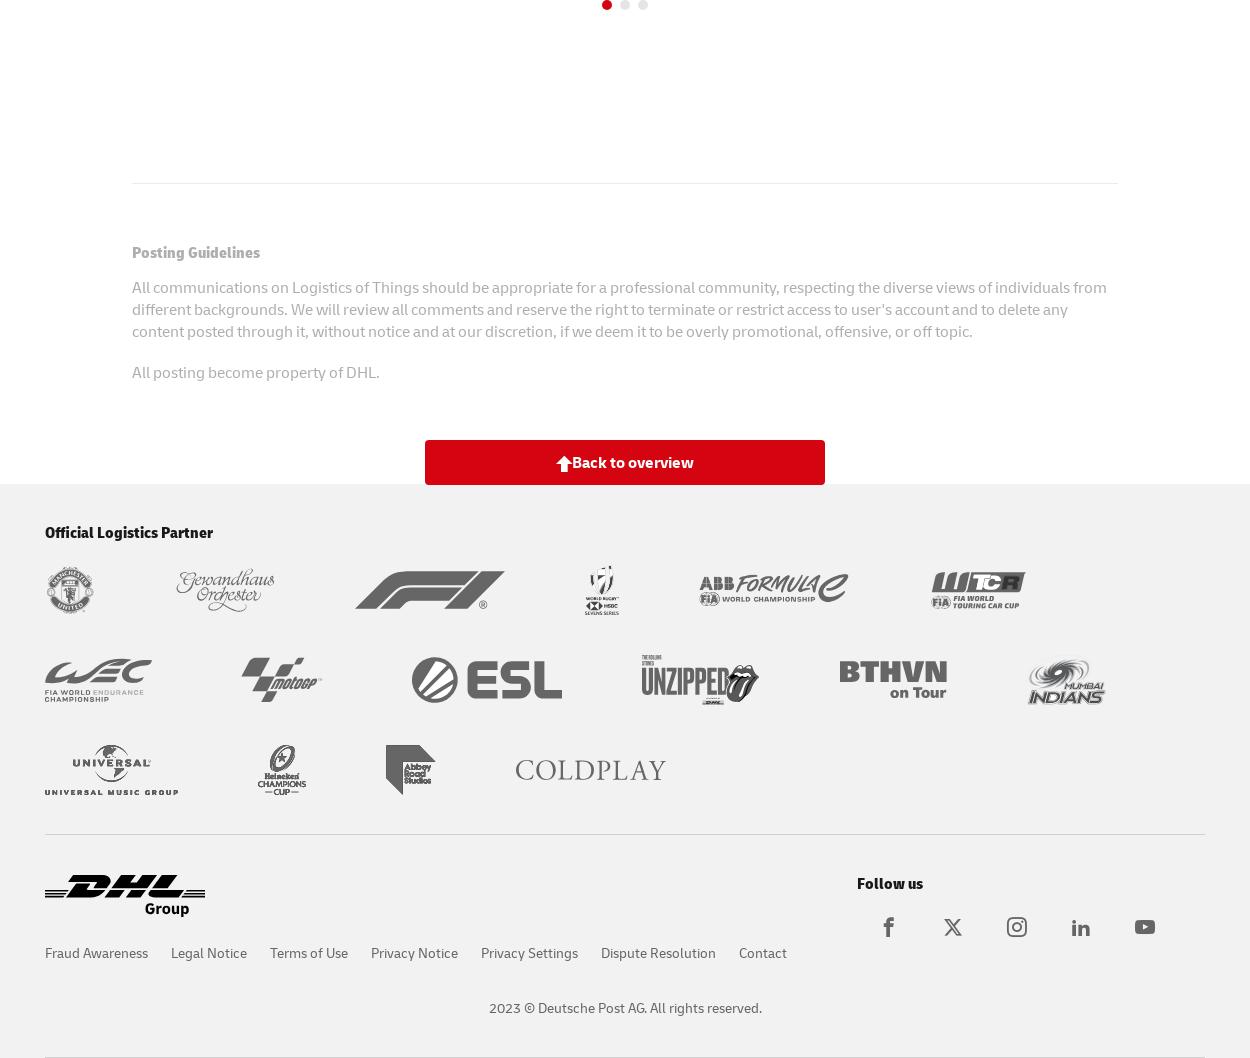 This screenshot has height=1058, width=1250. Describe the element at coordinates (95, 952) in the screenshot. I see `'Fraud Awareness'` at that location.